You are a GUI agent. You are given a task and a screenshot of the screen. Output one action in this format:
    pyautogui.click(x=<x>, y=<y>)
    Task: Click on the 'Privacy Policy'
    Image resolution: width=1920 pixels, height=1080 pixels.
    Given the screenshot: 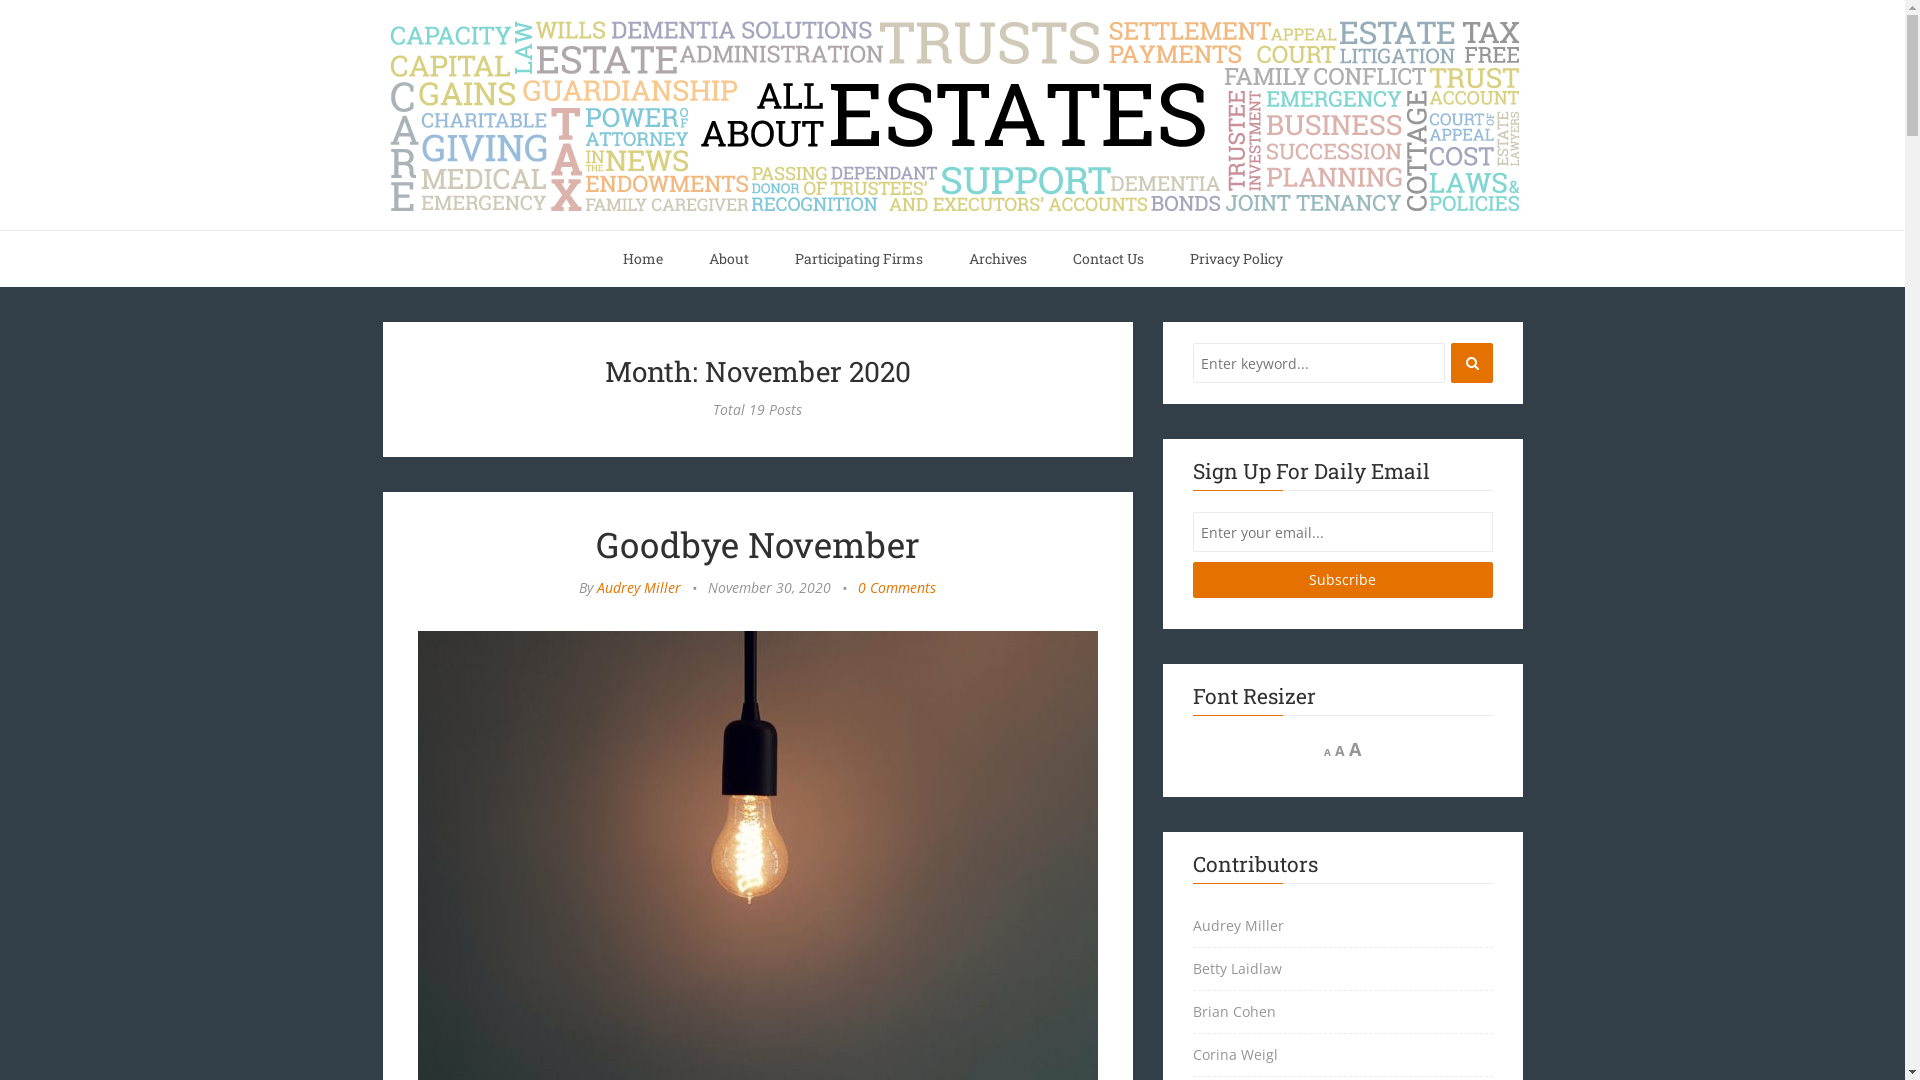 What is the action you would take?
    pyautogui.click(x=1234, y=257)
    